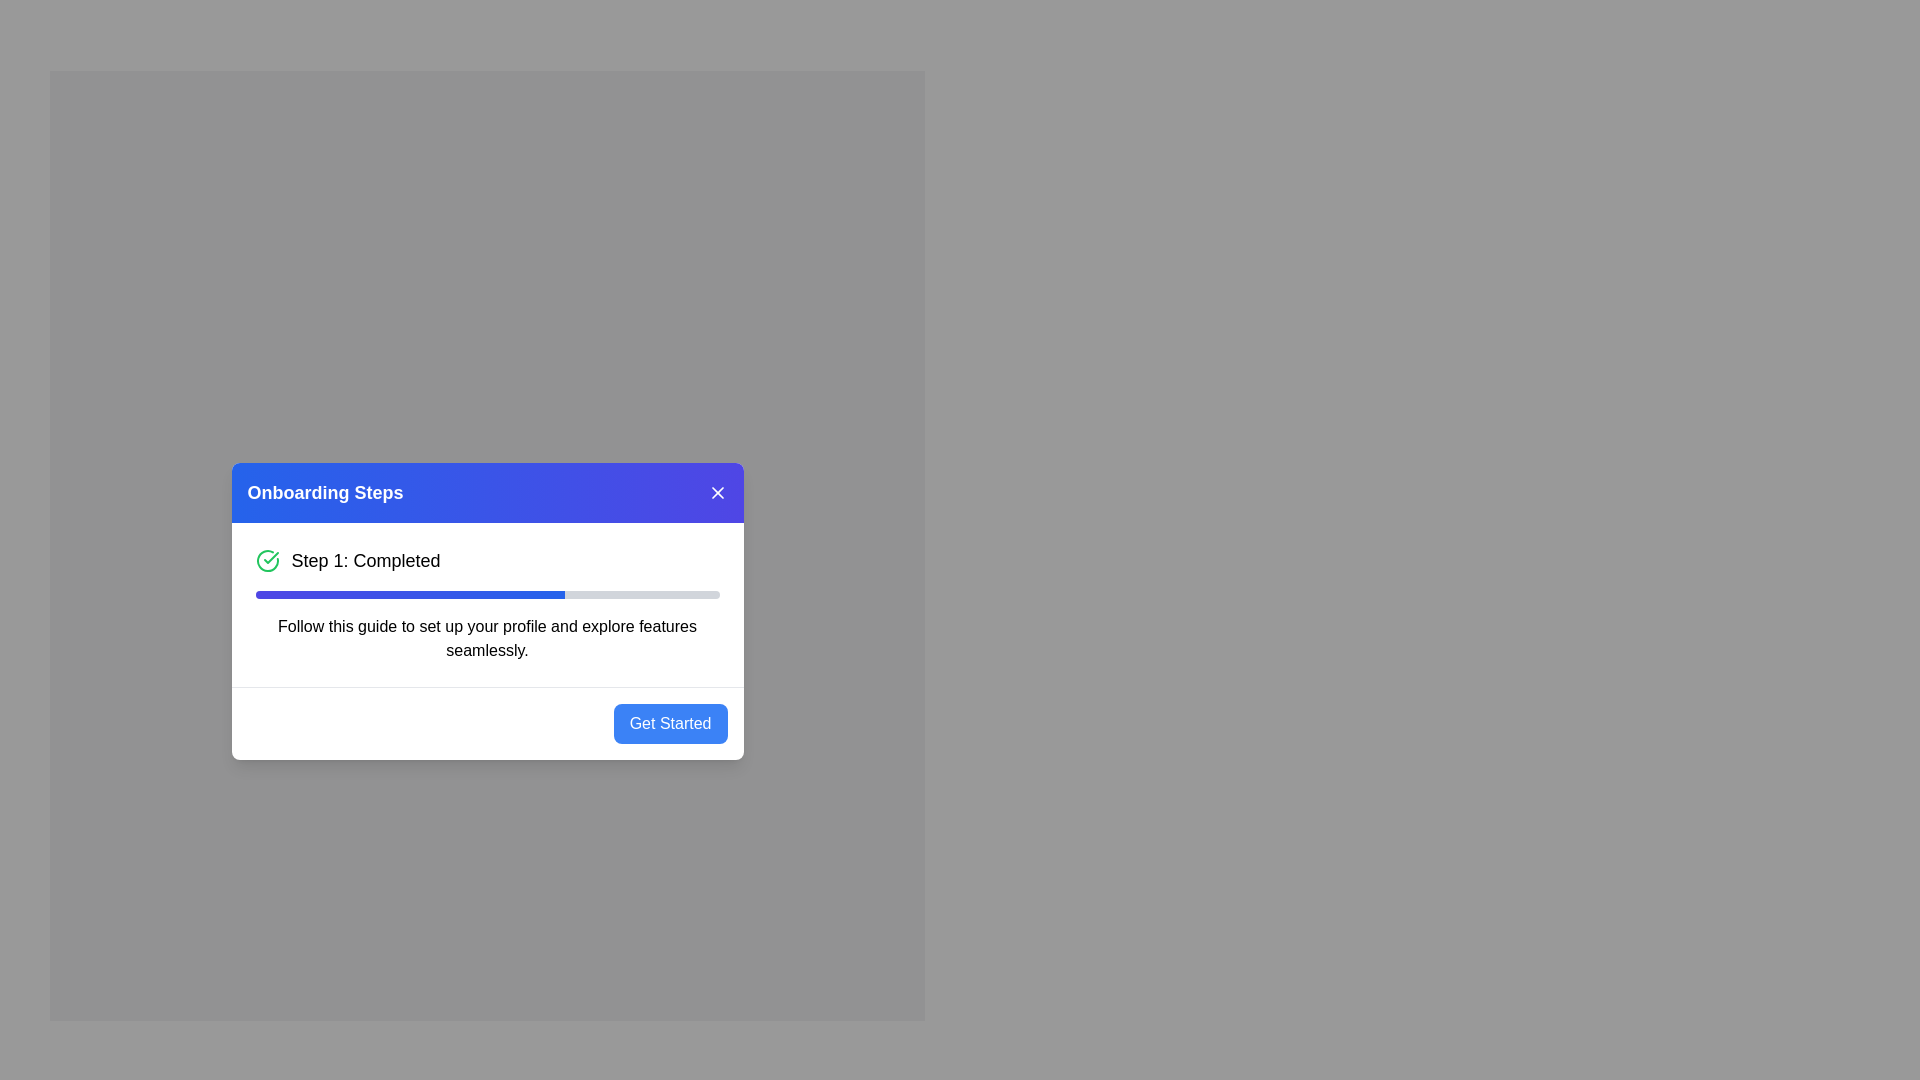 This screenshot has height=1080, width=1920. What do you see at coordinates (487, 638) in the screenshot?
I see `text label that contains the message: 'Follow this guide to set up your profile and explore features seamlessly.' It is located within a white card interface below a progress bar and above the 'Get Started' button` at bounding box center [487, 638].